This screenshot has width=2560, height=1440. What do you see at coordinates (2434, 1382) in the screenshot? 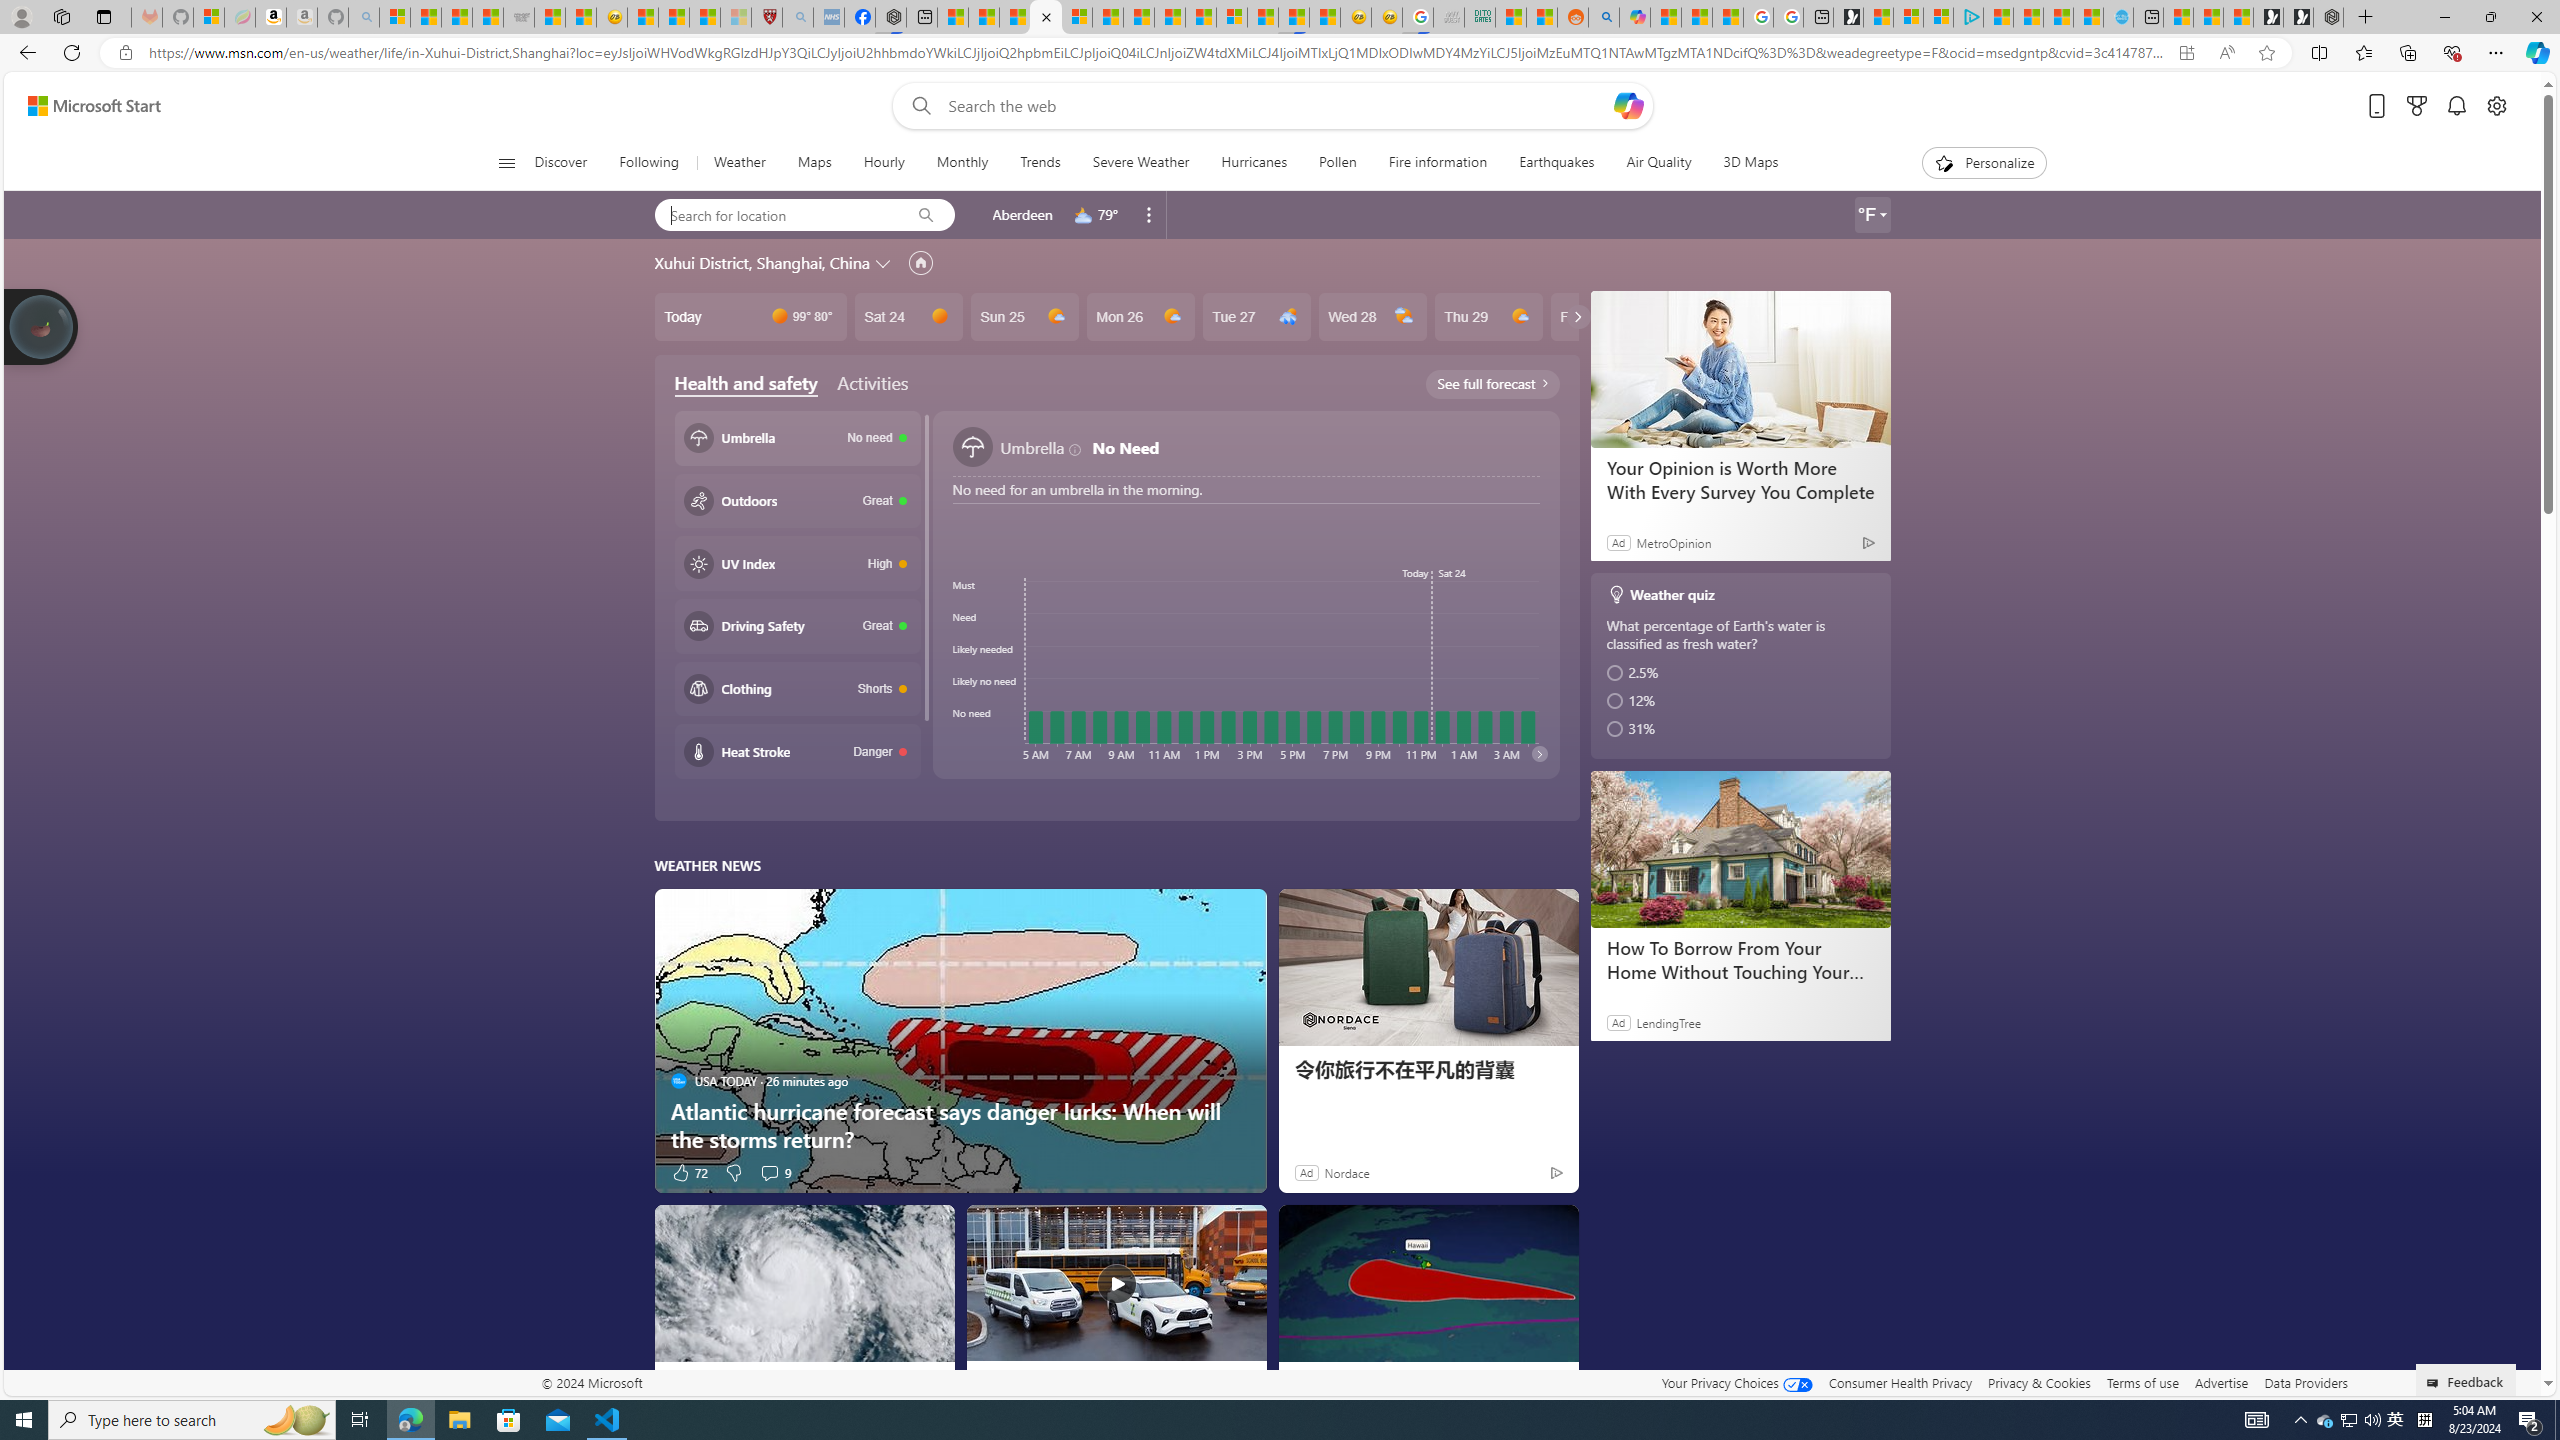
I see `'Class: feedback_link_icon-DS-EntryPoint1-1'` at bounding box center [2434, 1382].